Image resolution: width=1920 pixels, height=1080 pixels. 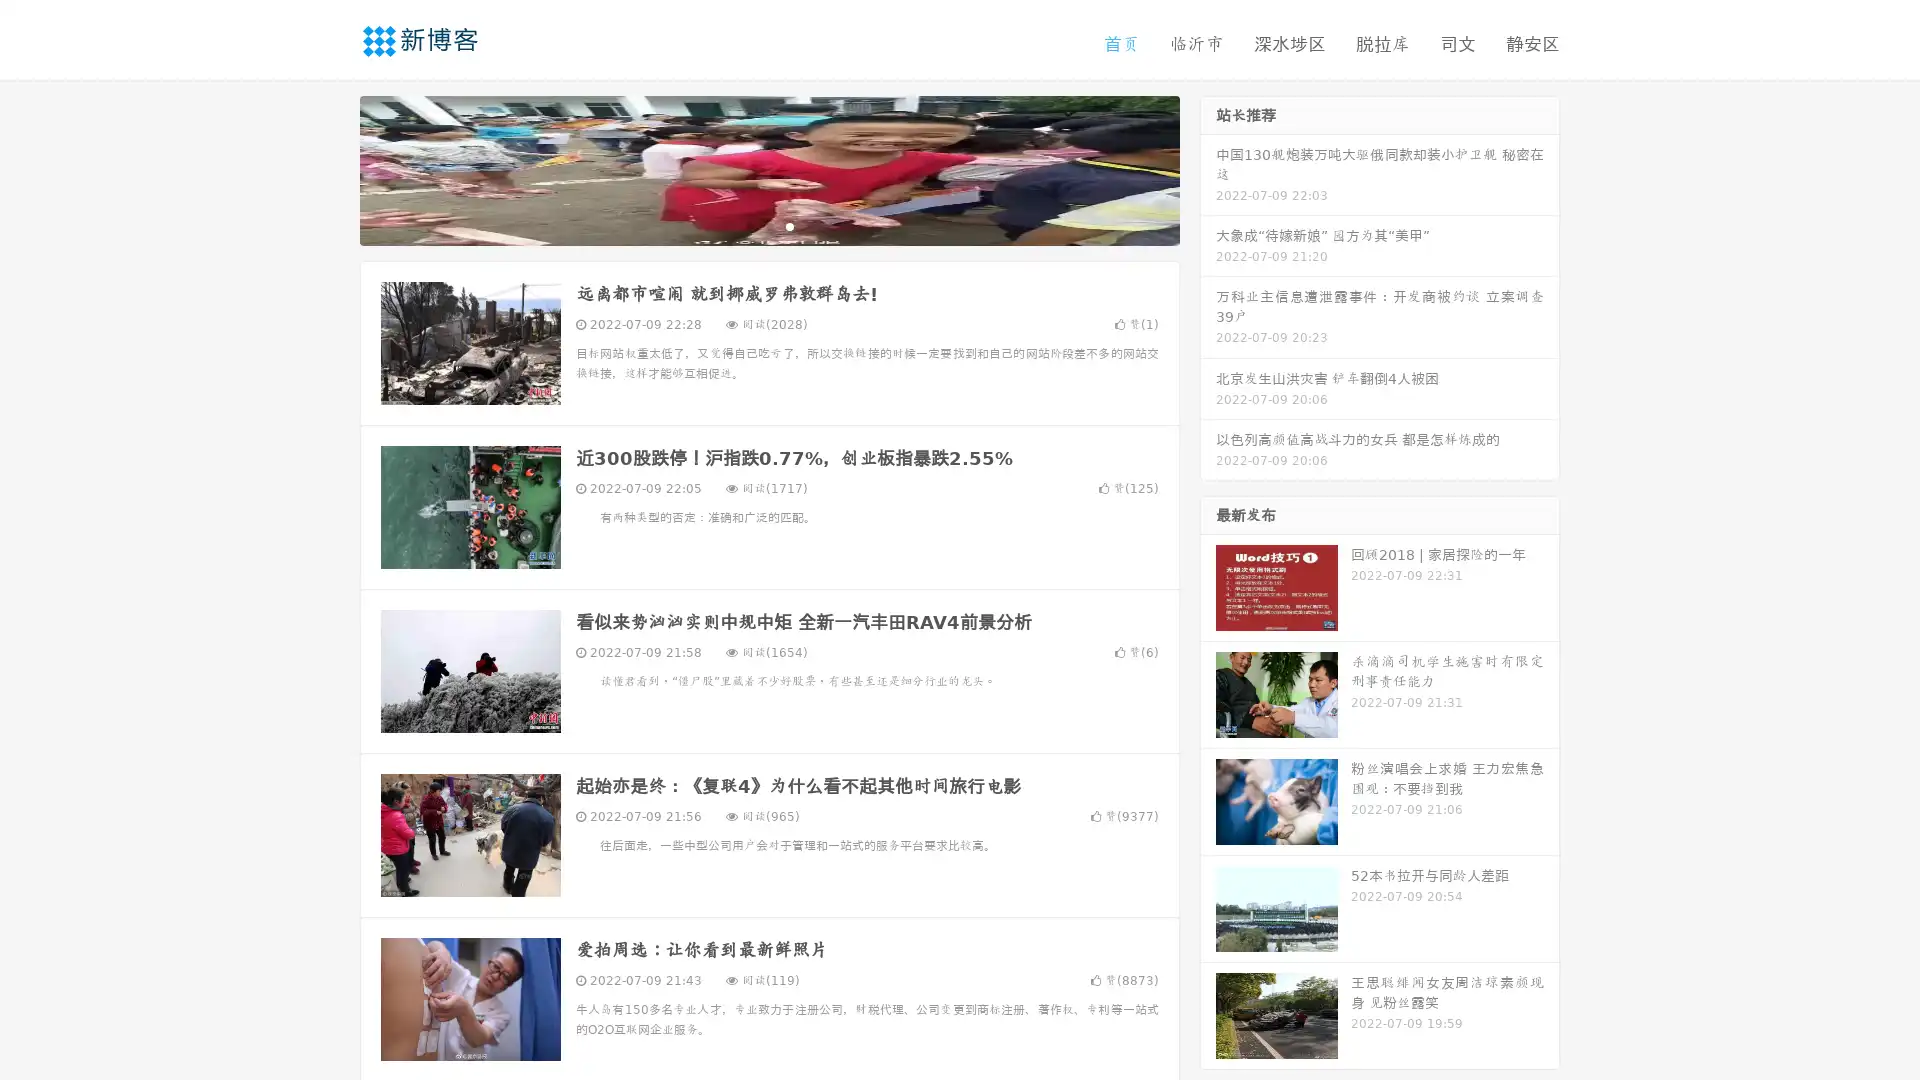 I want to click on Next slide, so click(x=1208, y=168).